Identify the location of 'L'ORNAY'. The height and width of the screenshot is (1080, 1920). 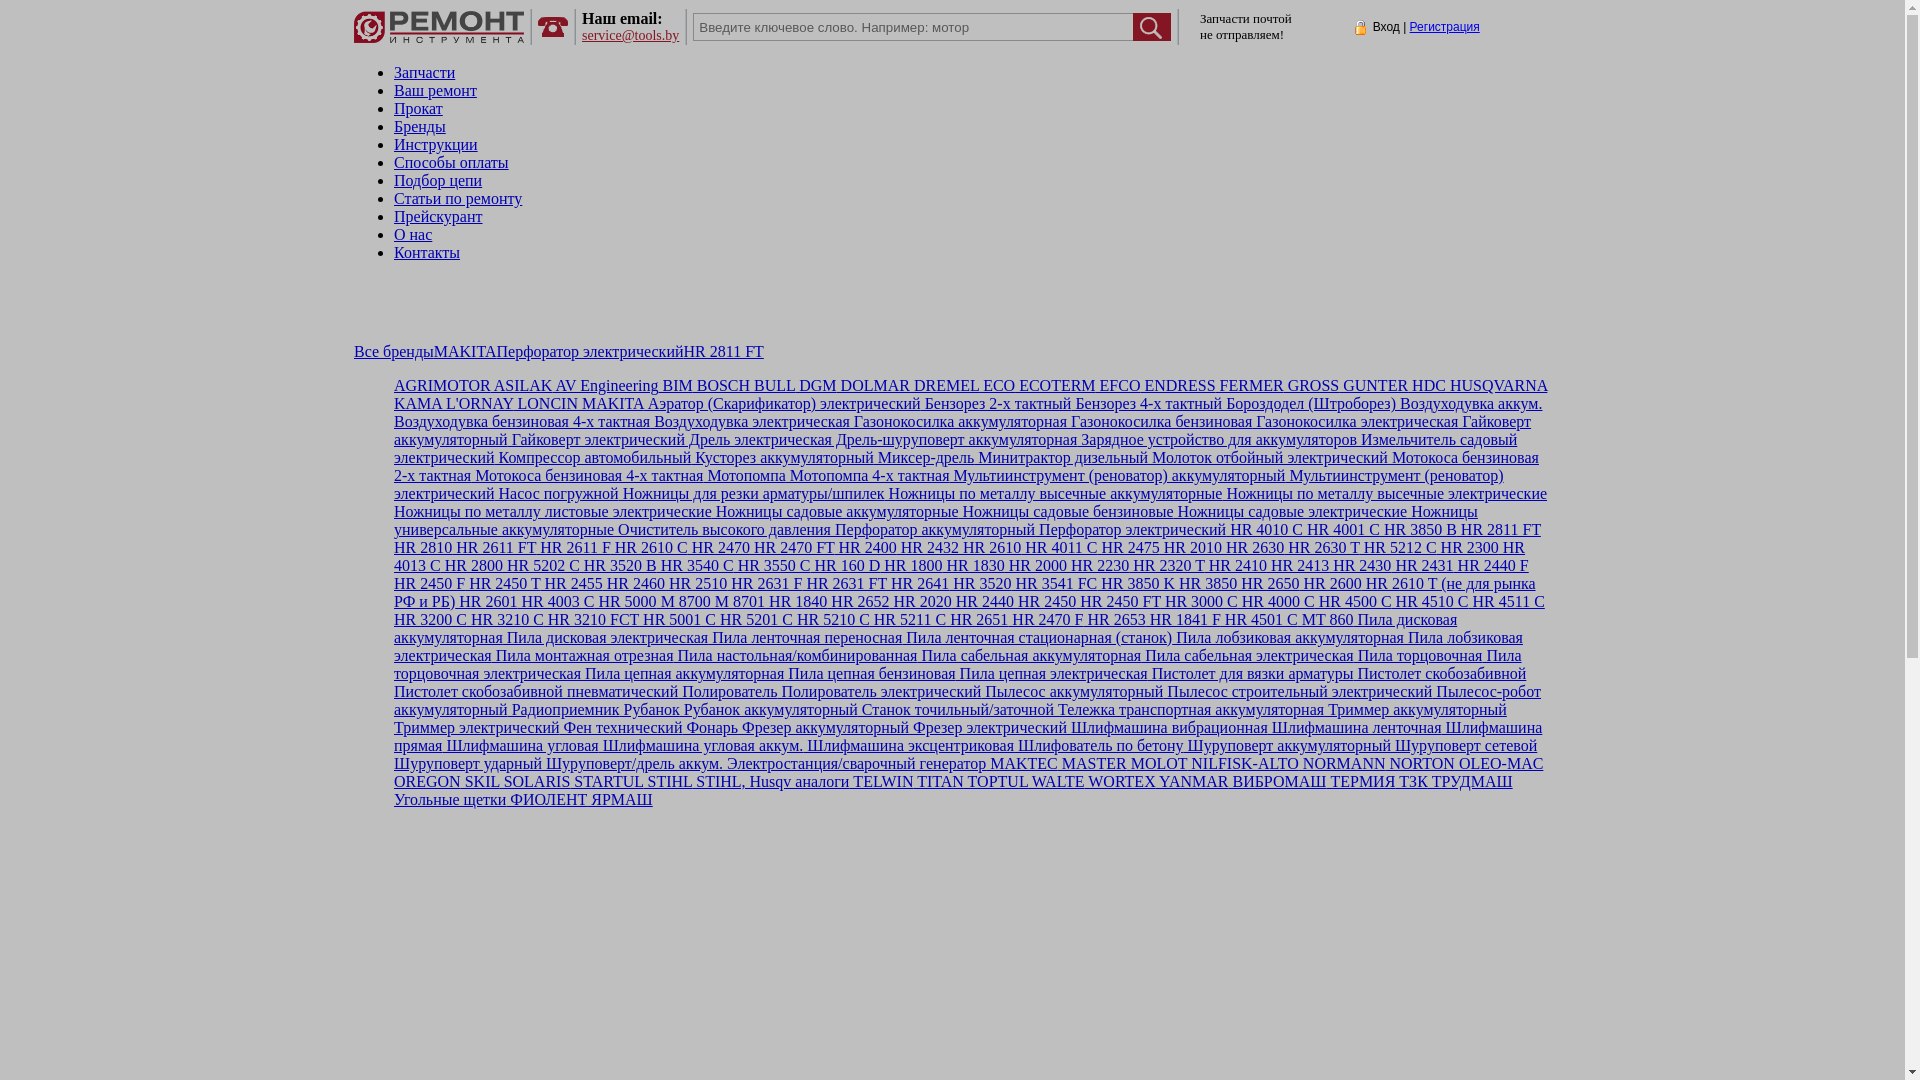
(440, 403).